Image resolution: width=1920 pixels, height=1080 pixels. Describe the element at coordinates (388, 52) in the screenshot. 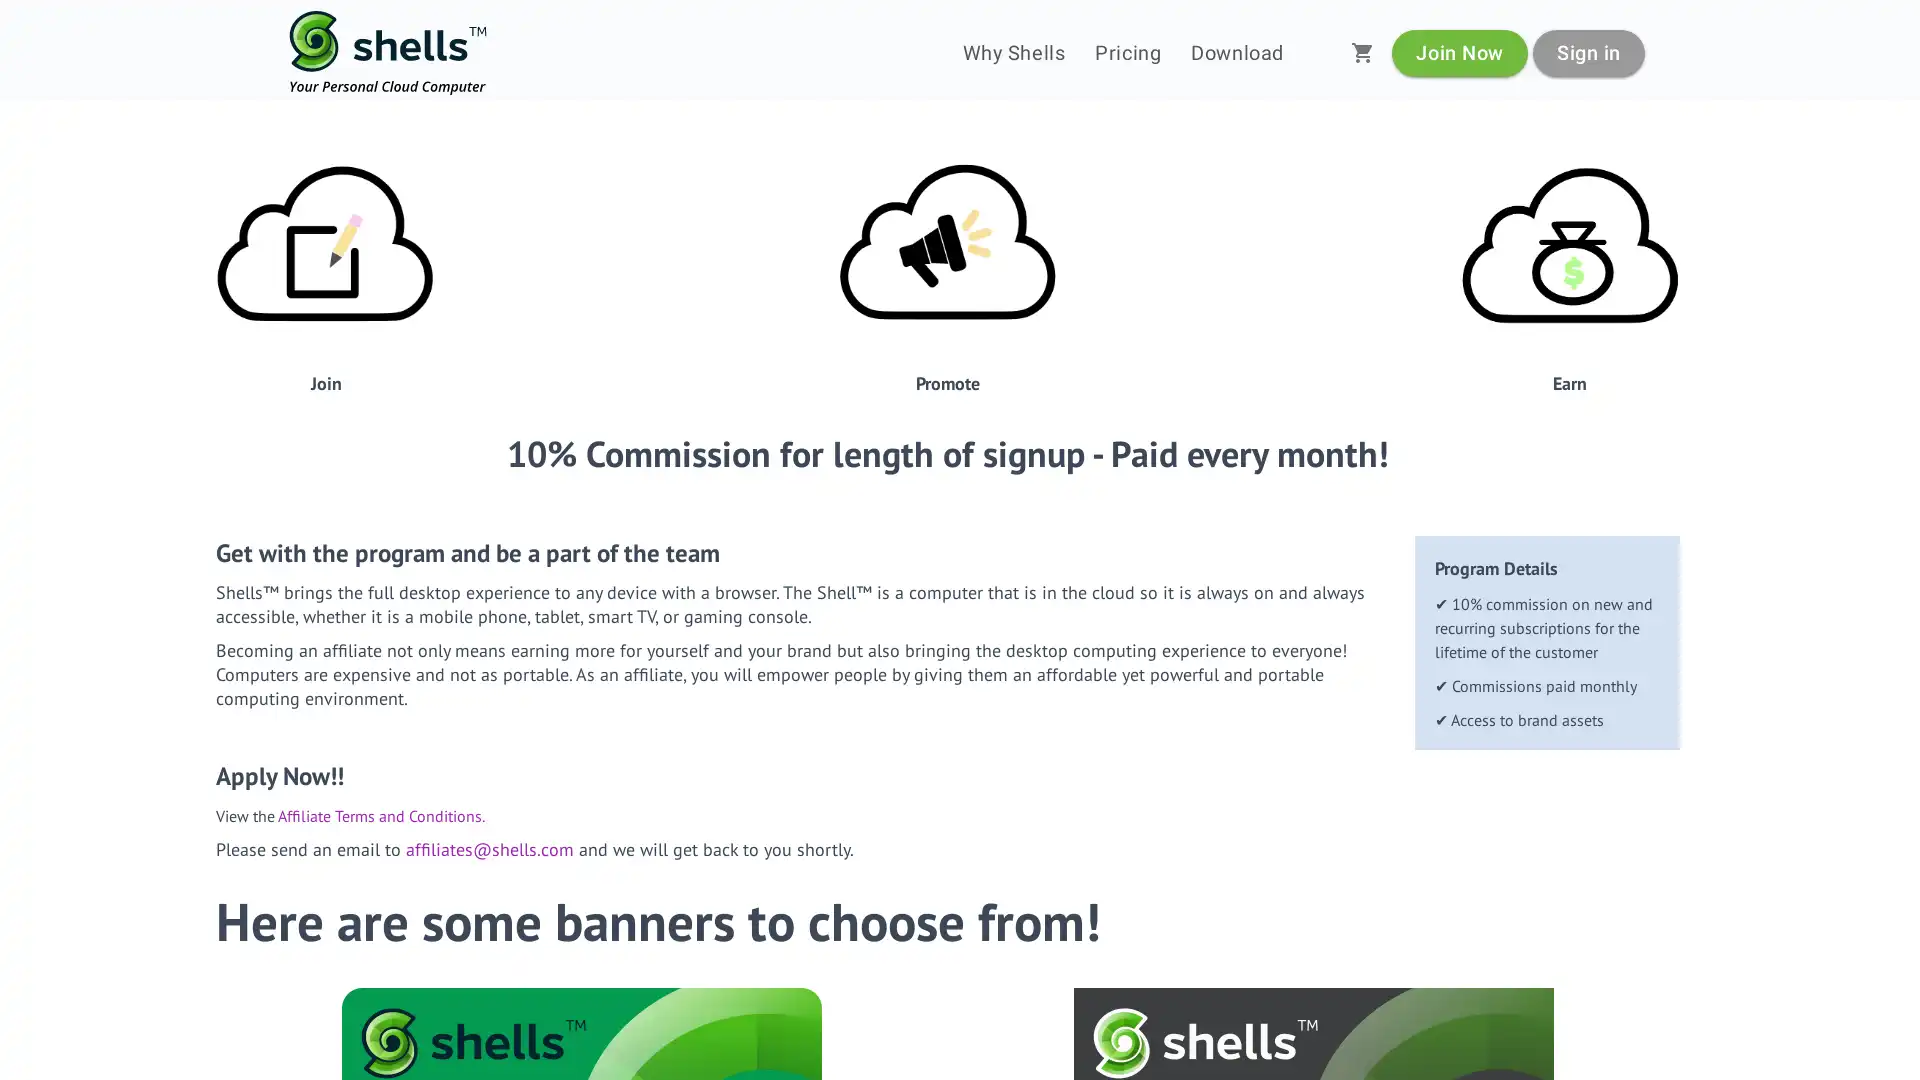

I see `Shells Logo` at that location.